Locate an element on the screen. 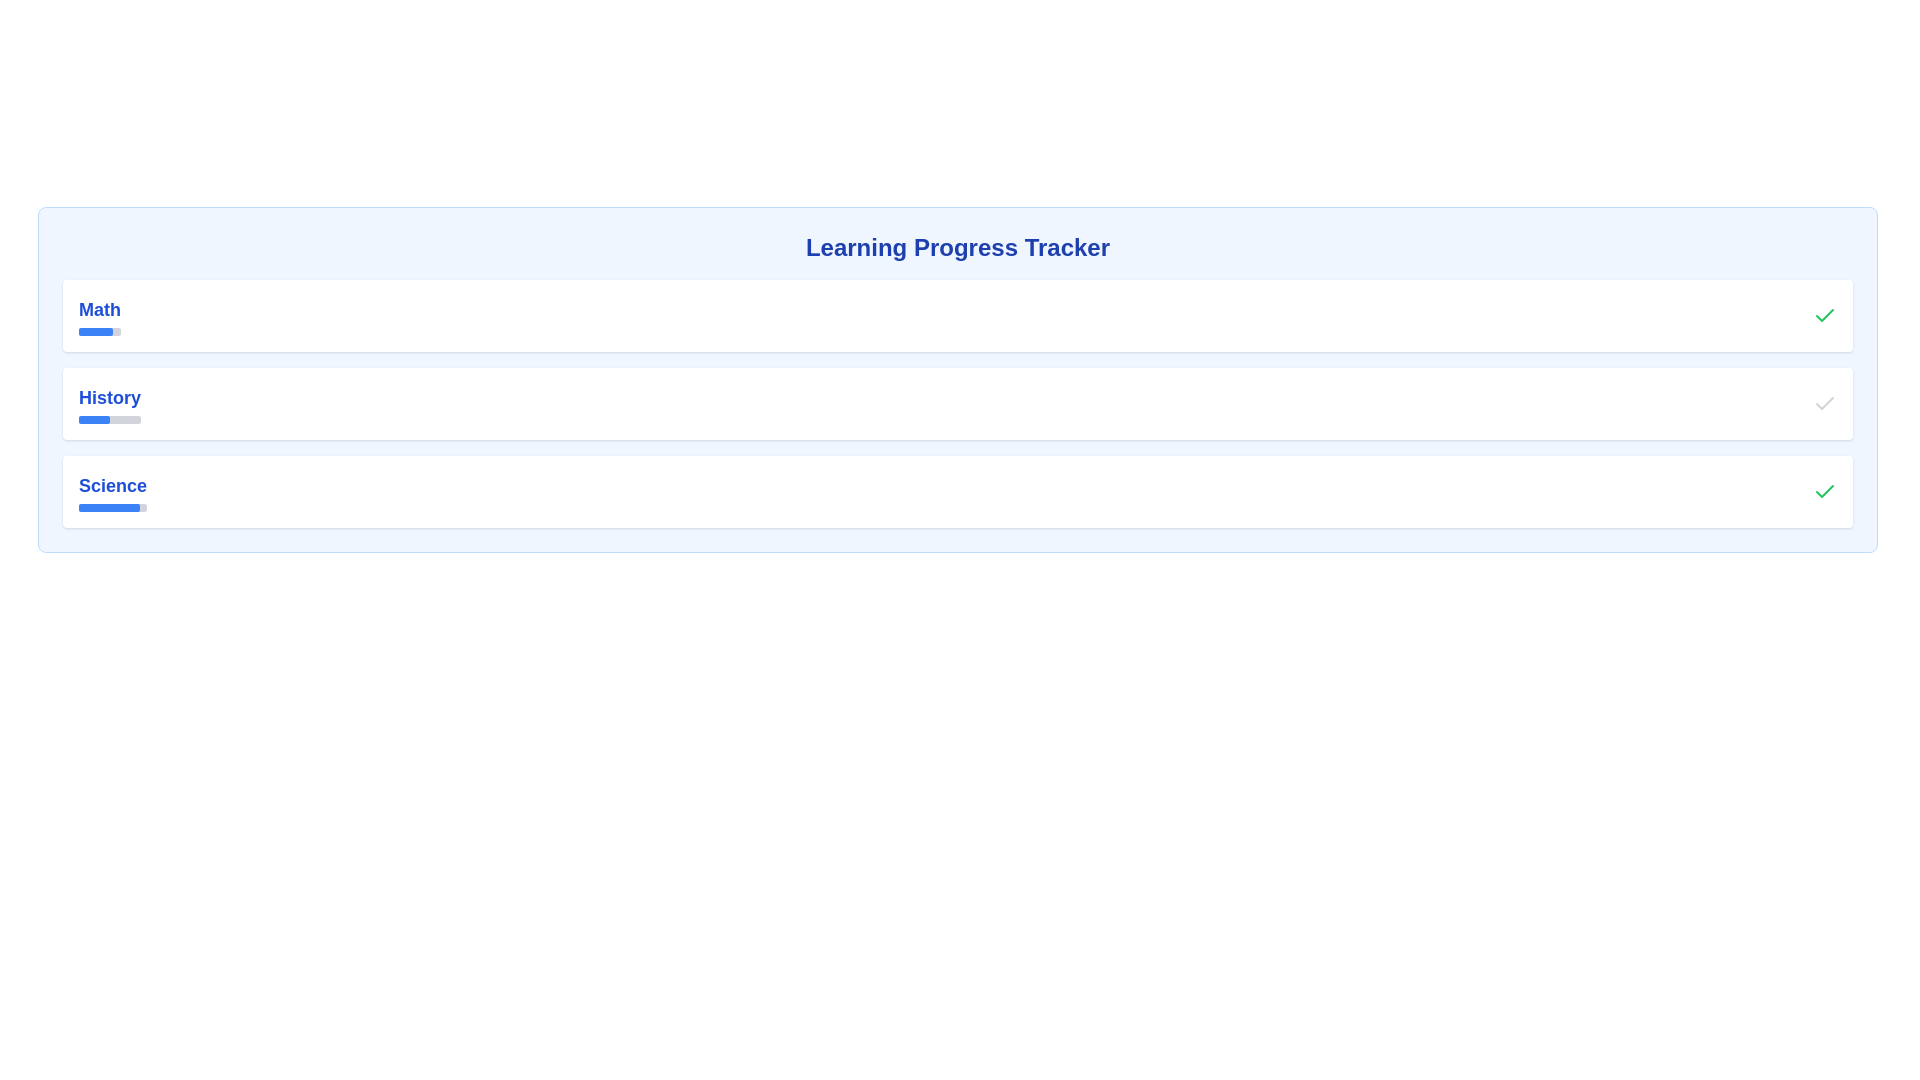 The image size is (1920, 1080). the blue filled portion of the progress indicator bar located below the 'Science' label as a visual indicator is located at coordinates (108, 507).